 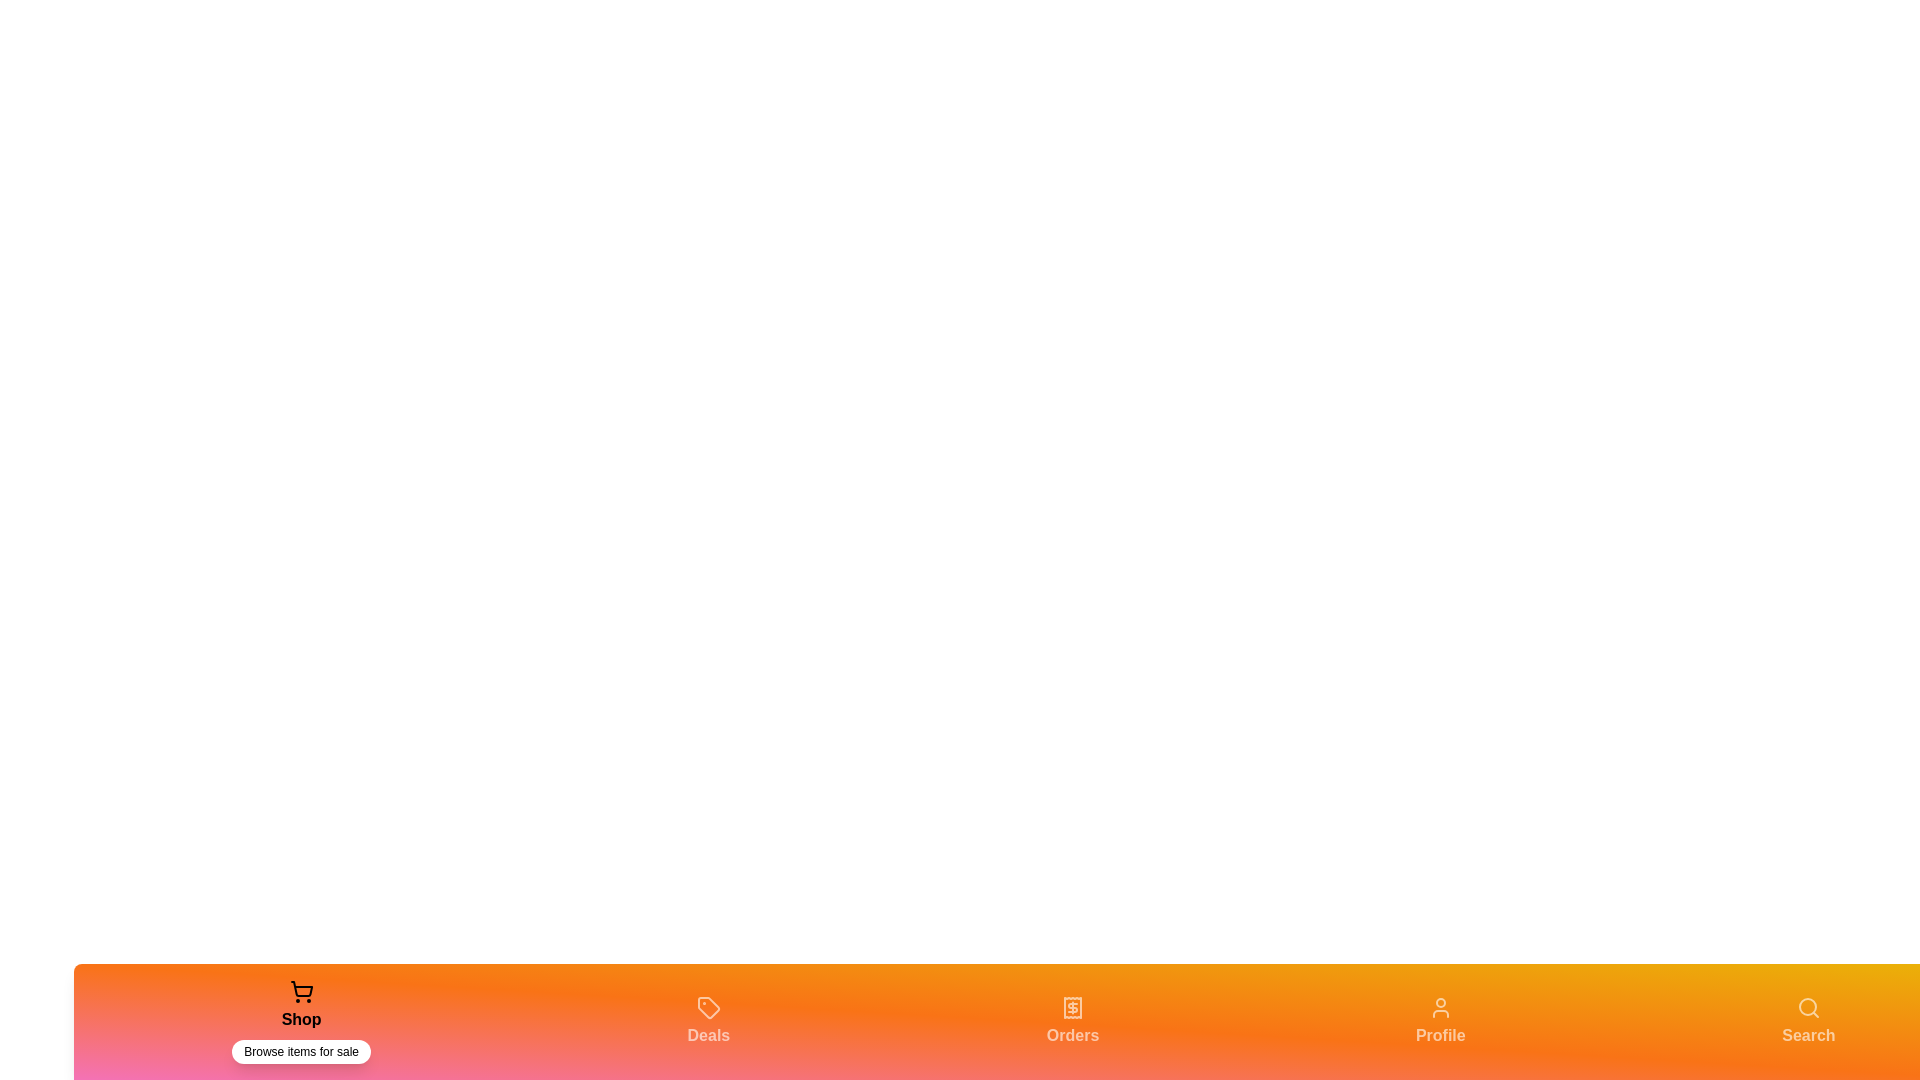 I want to click on the Deals tab in the bottom navigation bar, so click(x=708, y=1022).